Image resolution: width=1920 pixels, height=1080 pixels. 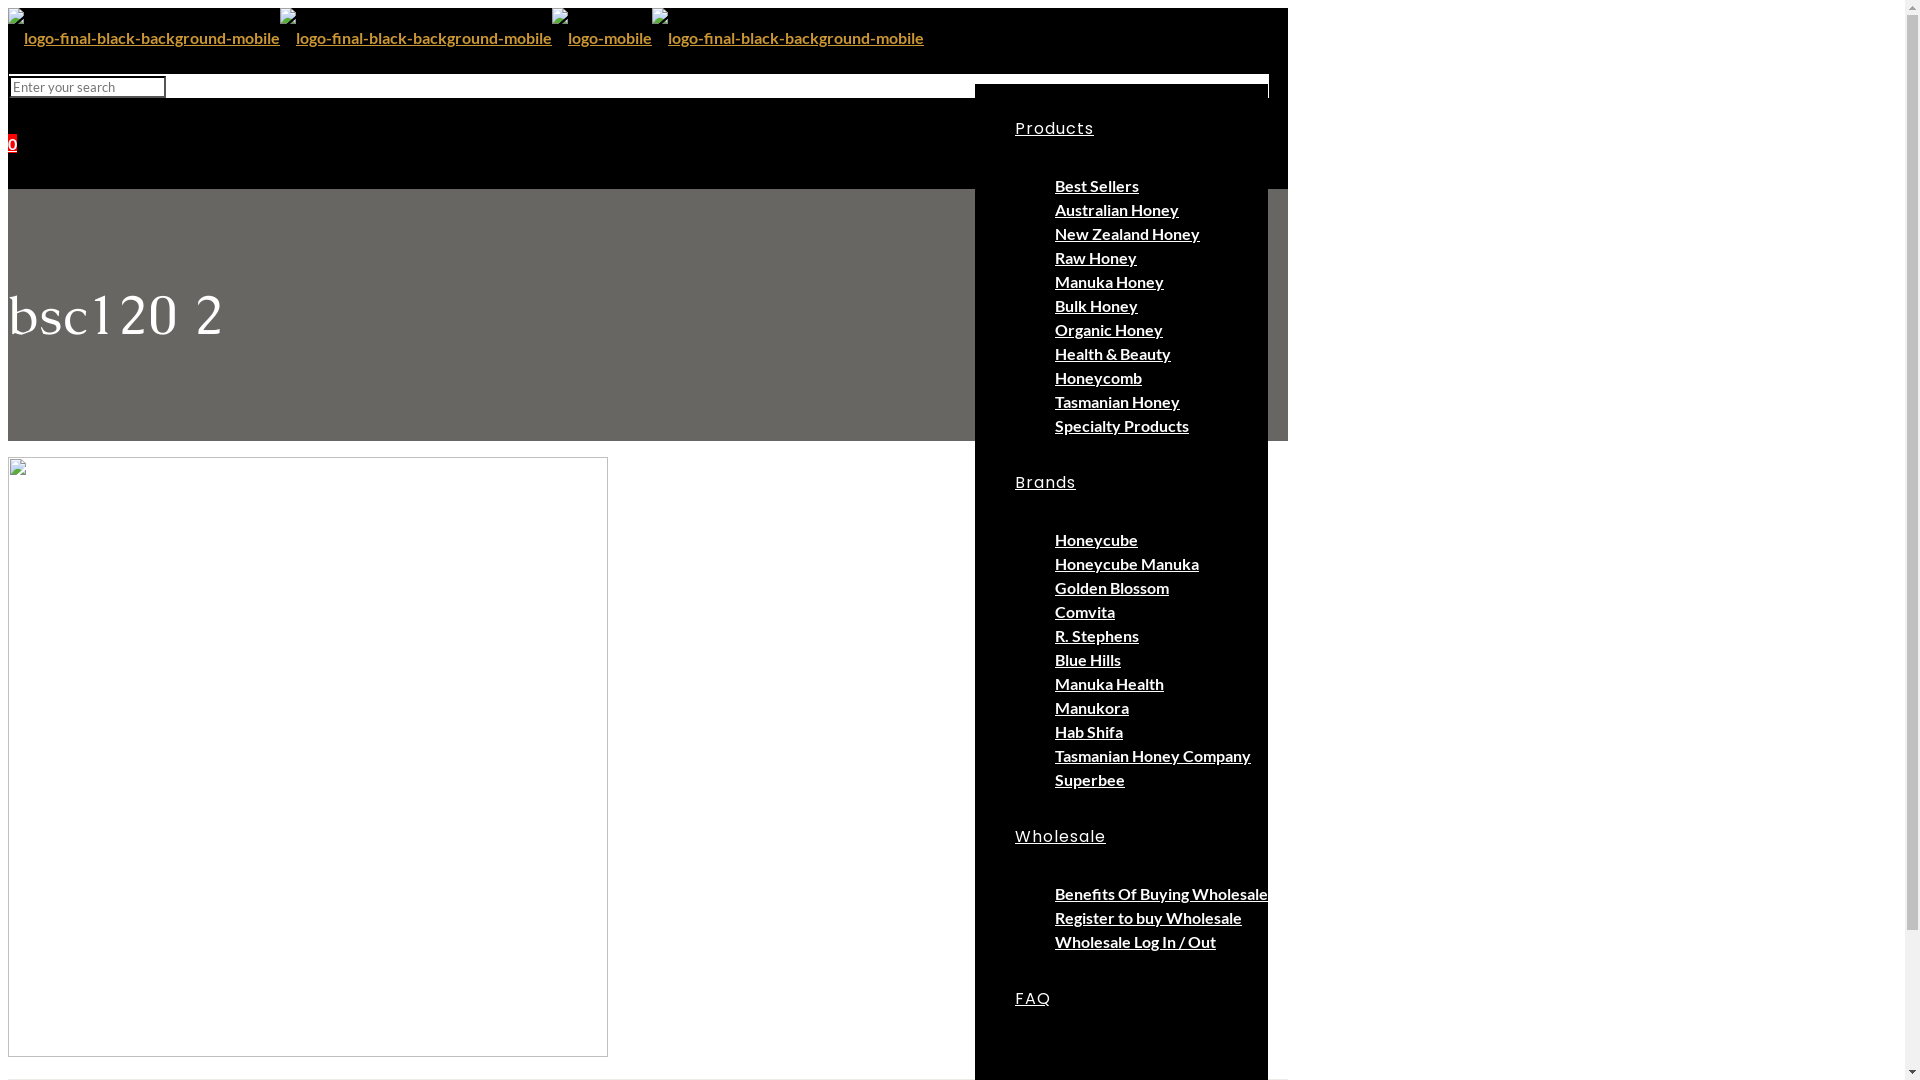 What do you see at coordinates (1088, 778) in the screenshot?
I see `'Superbee'` at bounding box center [1088, 778].